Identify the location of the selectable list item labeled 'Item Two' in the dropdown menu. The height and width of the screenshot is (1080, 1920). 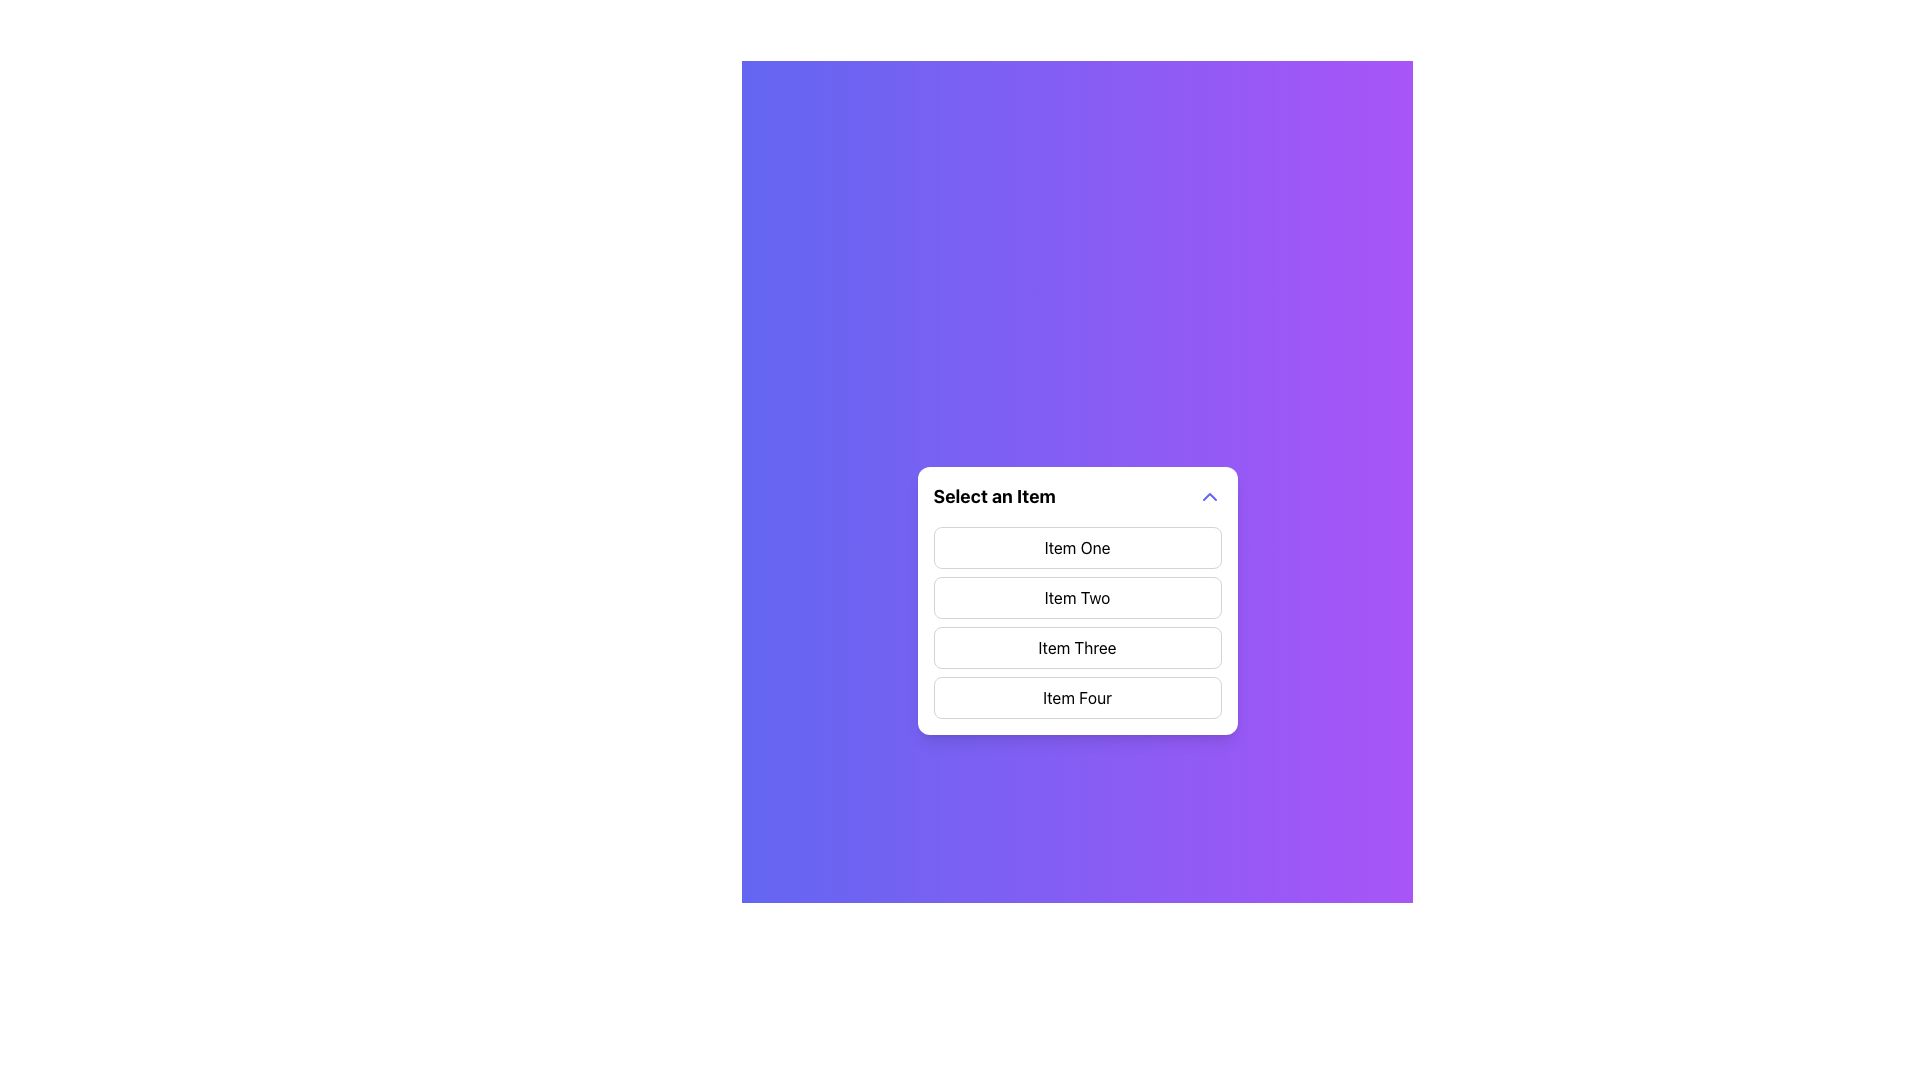
(1076, 596).